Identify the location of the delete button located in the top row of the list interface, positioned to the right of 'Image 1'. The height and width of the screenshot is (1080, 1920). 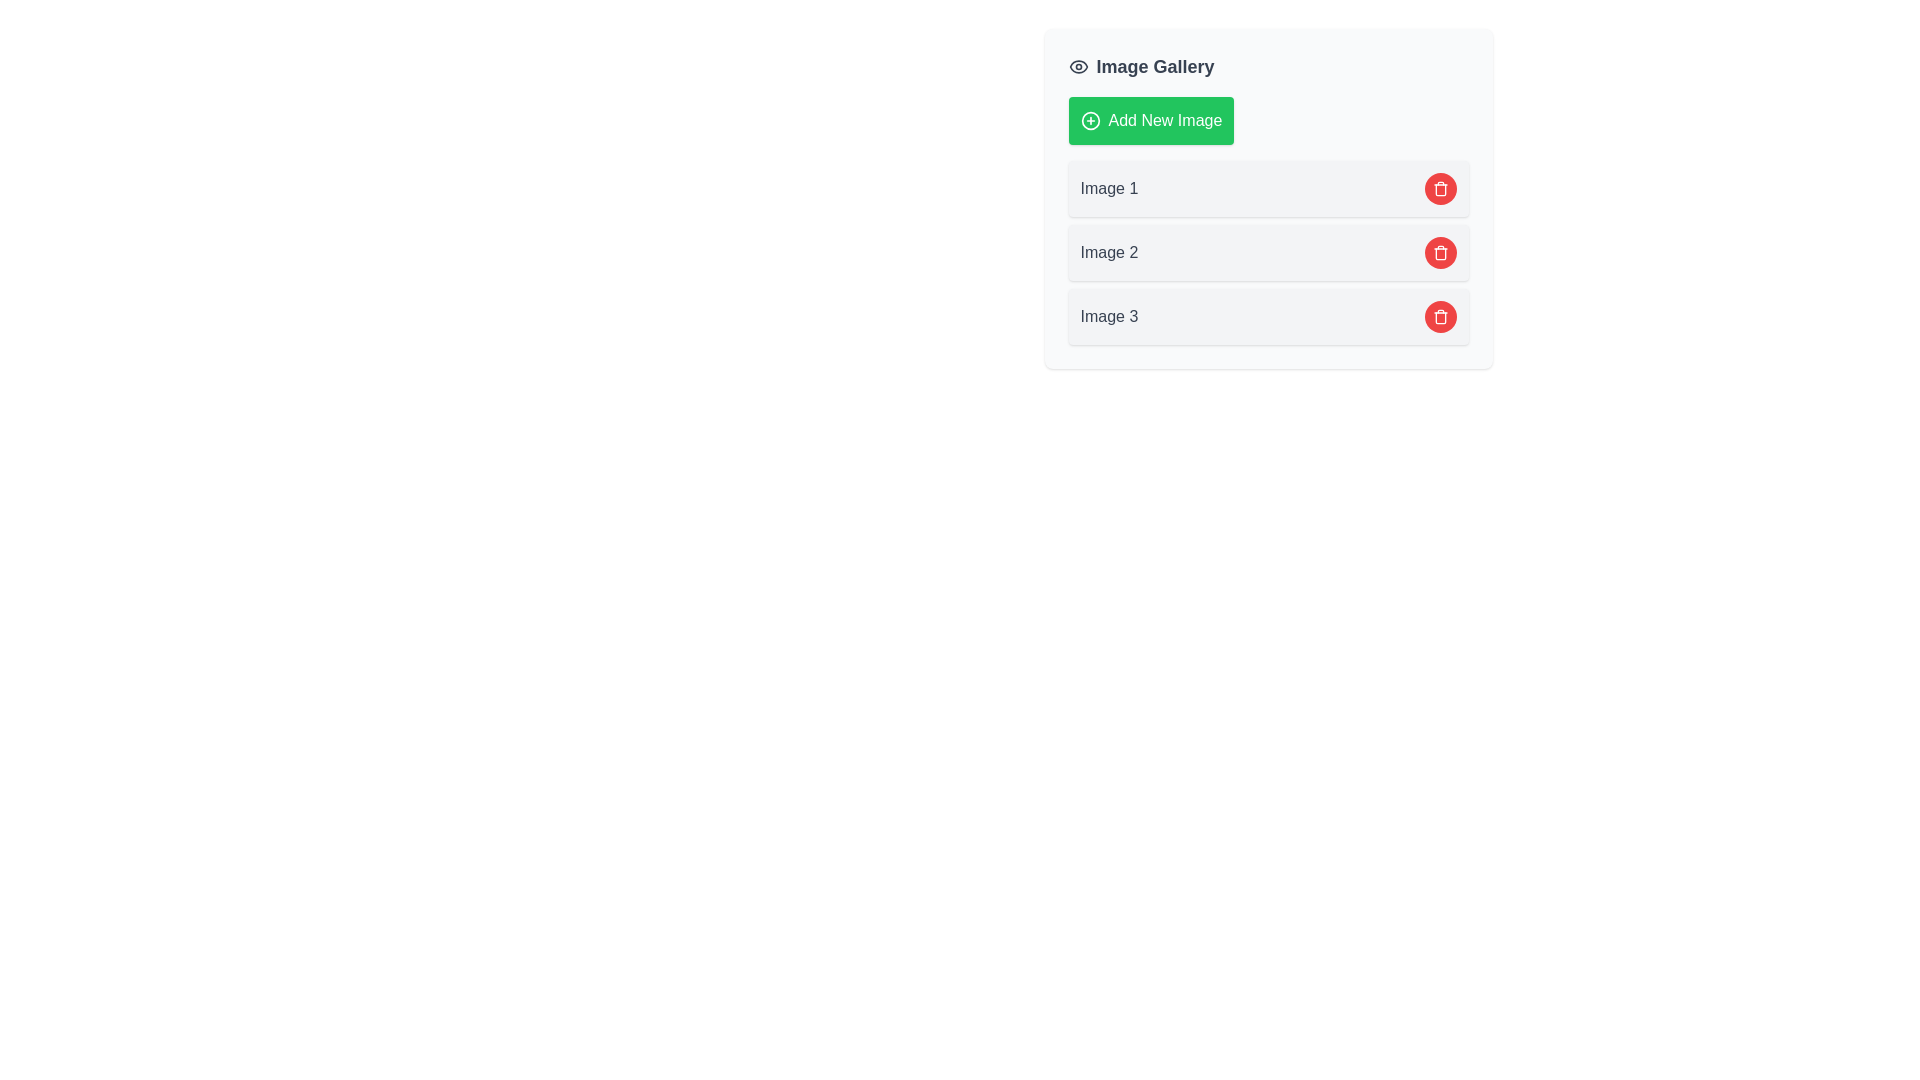
(1440, 189).